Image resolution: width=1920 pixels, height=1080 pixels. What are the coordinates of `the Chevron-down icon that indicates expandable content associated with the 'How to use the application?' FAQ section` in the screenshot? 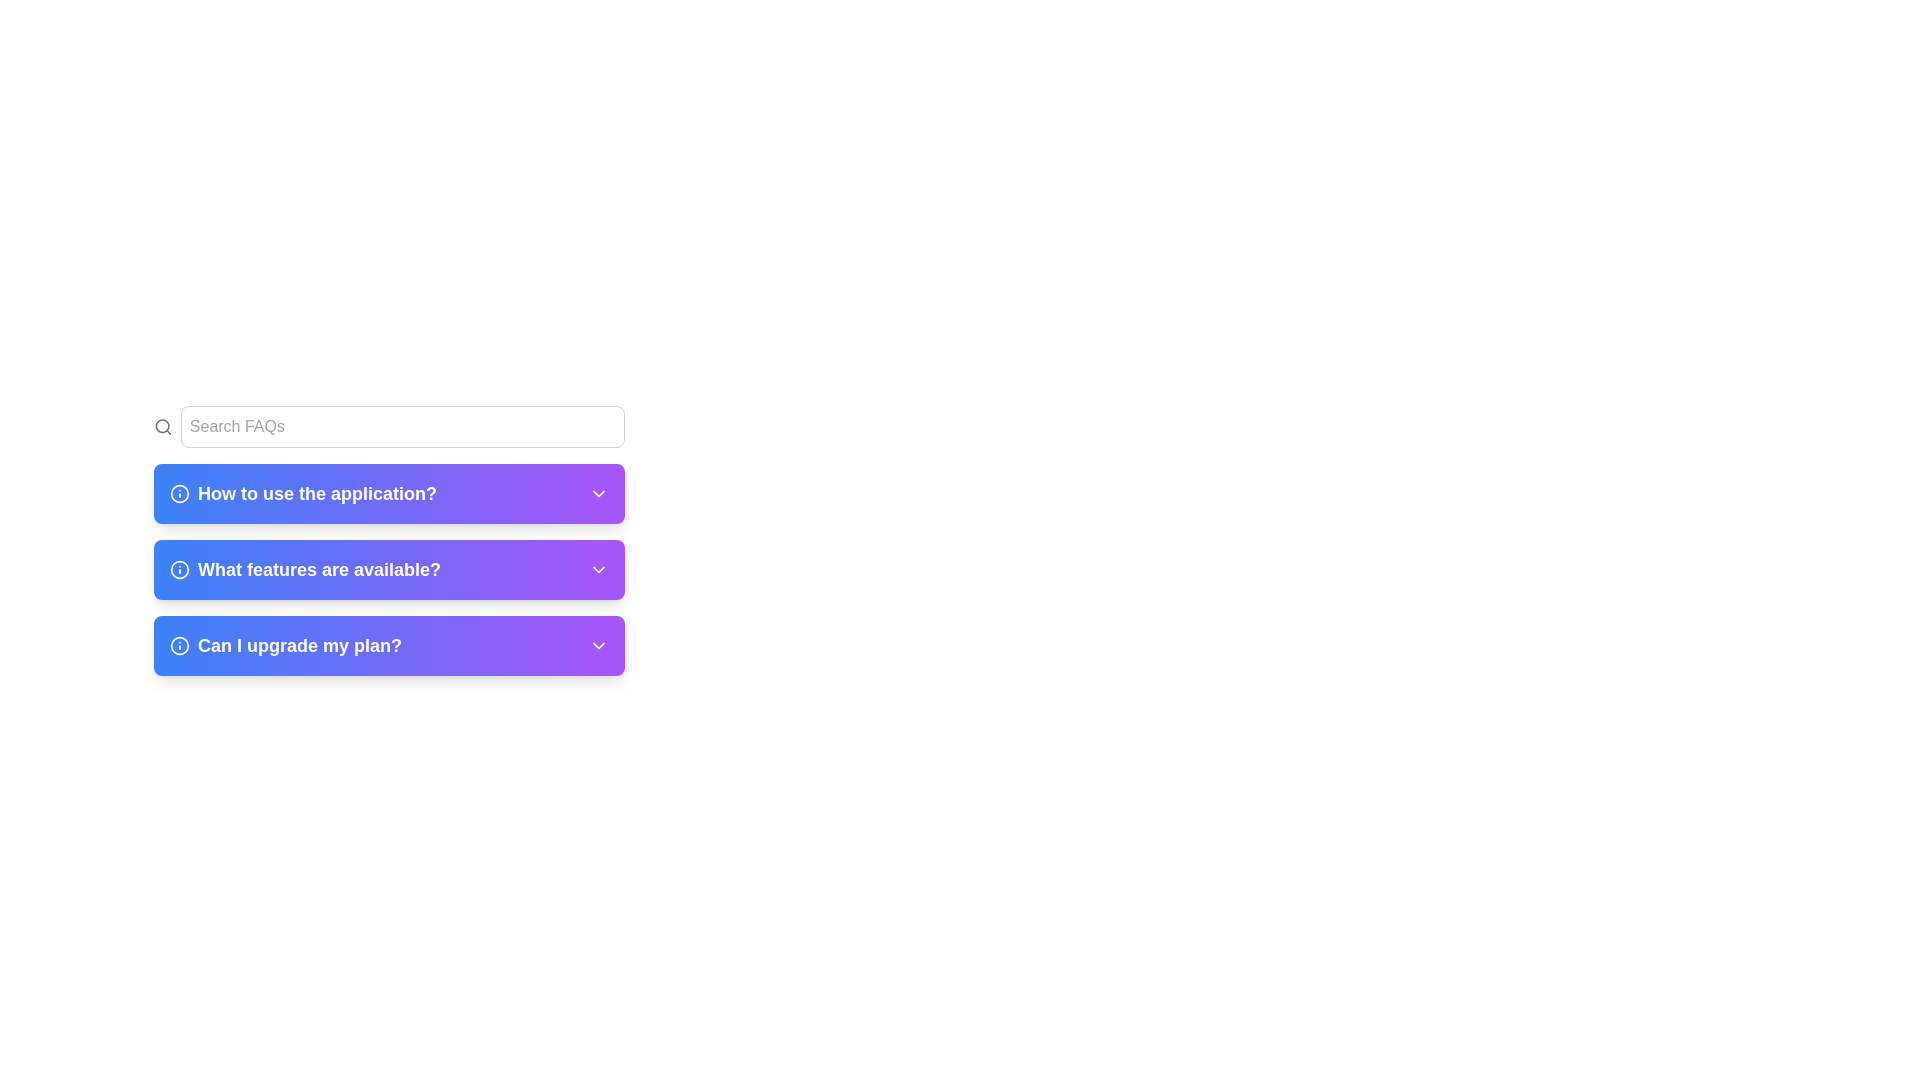 It's located at (598, 493).